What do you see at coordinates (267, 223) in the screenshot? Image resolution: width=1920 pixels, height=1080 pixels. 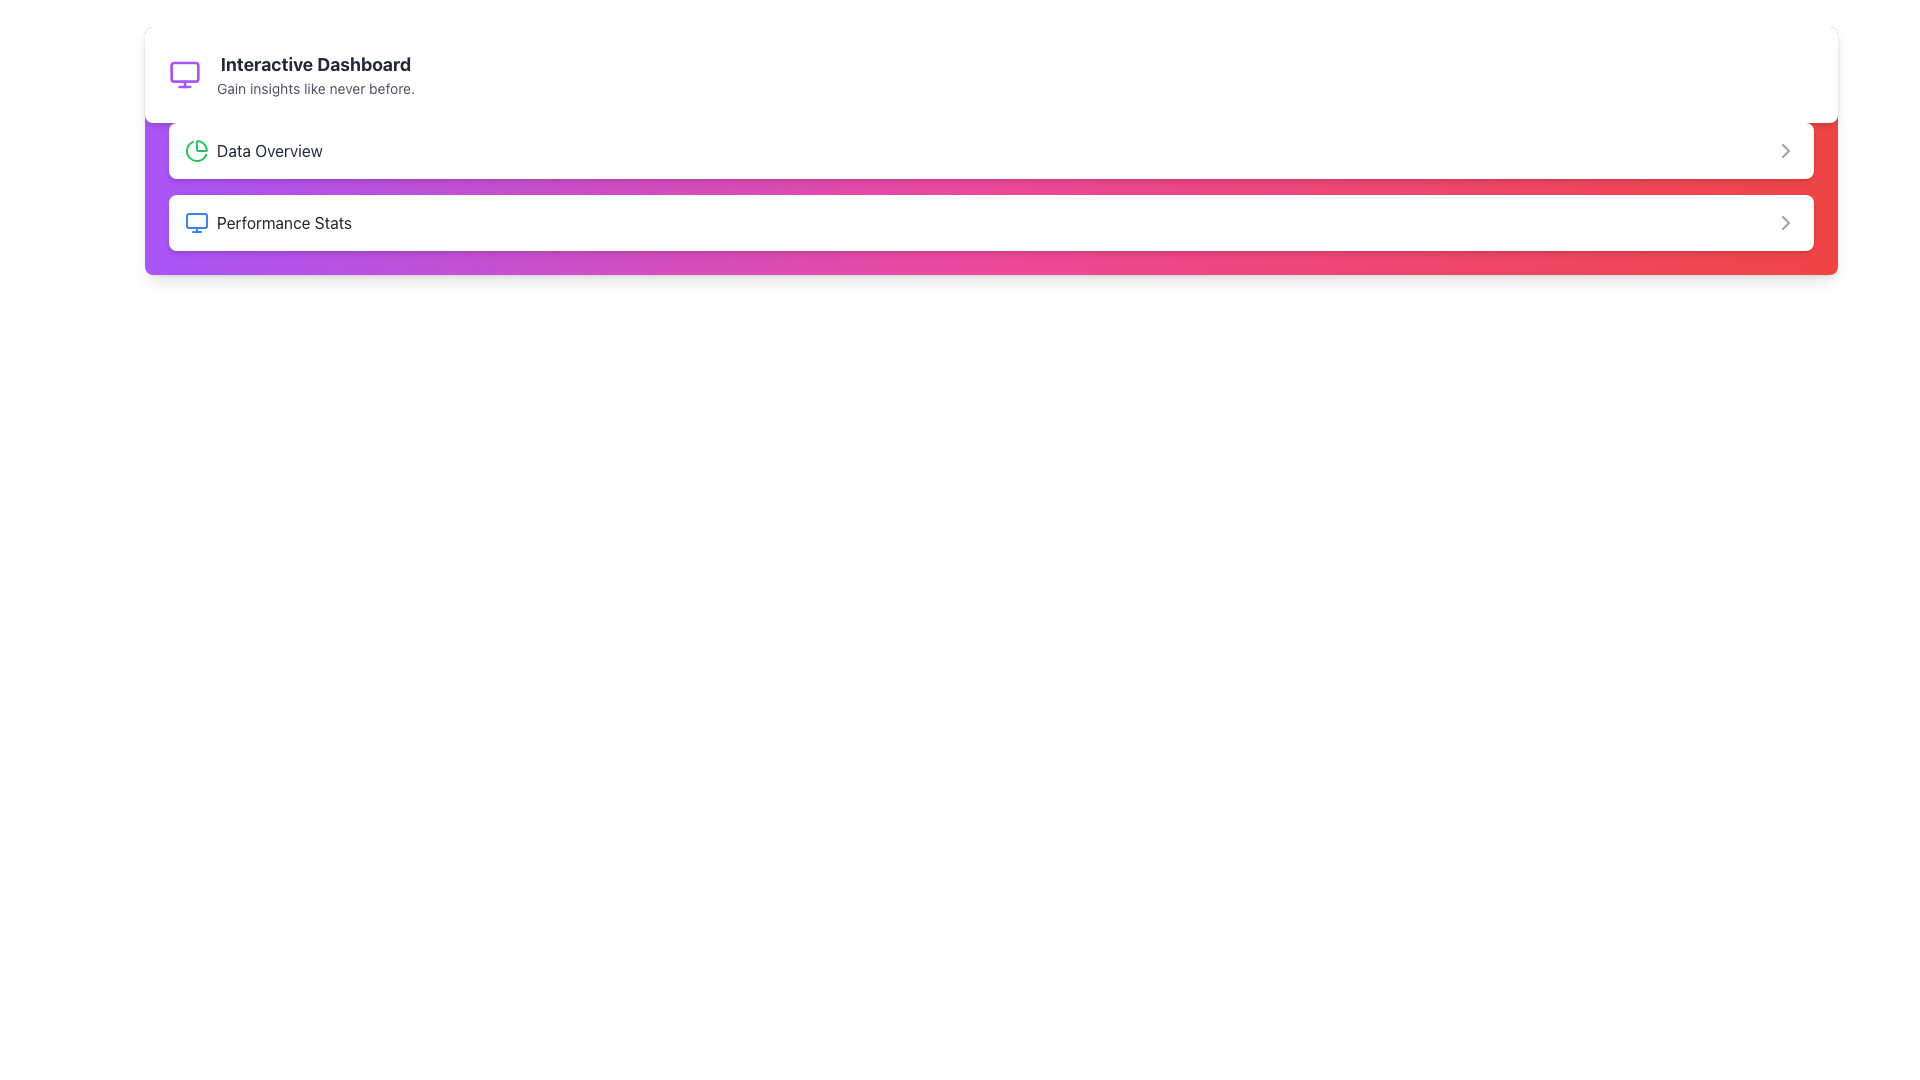 I see `the 'Performance Stats' group element, which includes a blue-tinted monitor icon and dark gray text` at bounding box center [267, 223].